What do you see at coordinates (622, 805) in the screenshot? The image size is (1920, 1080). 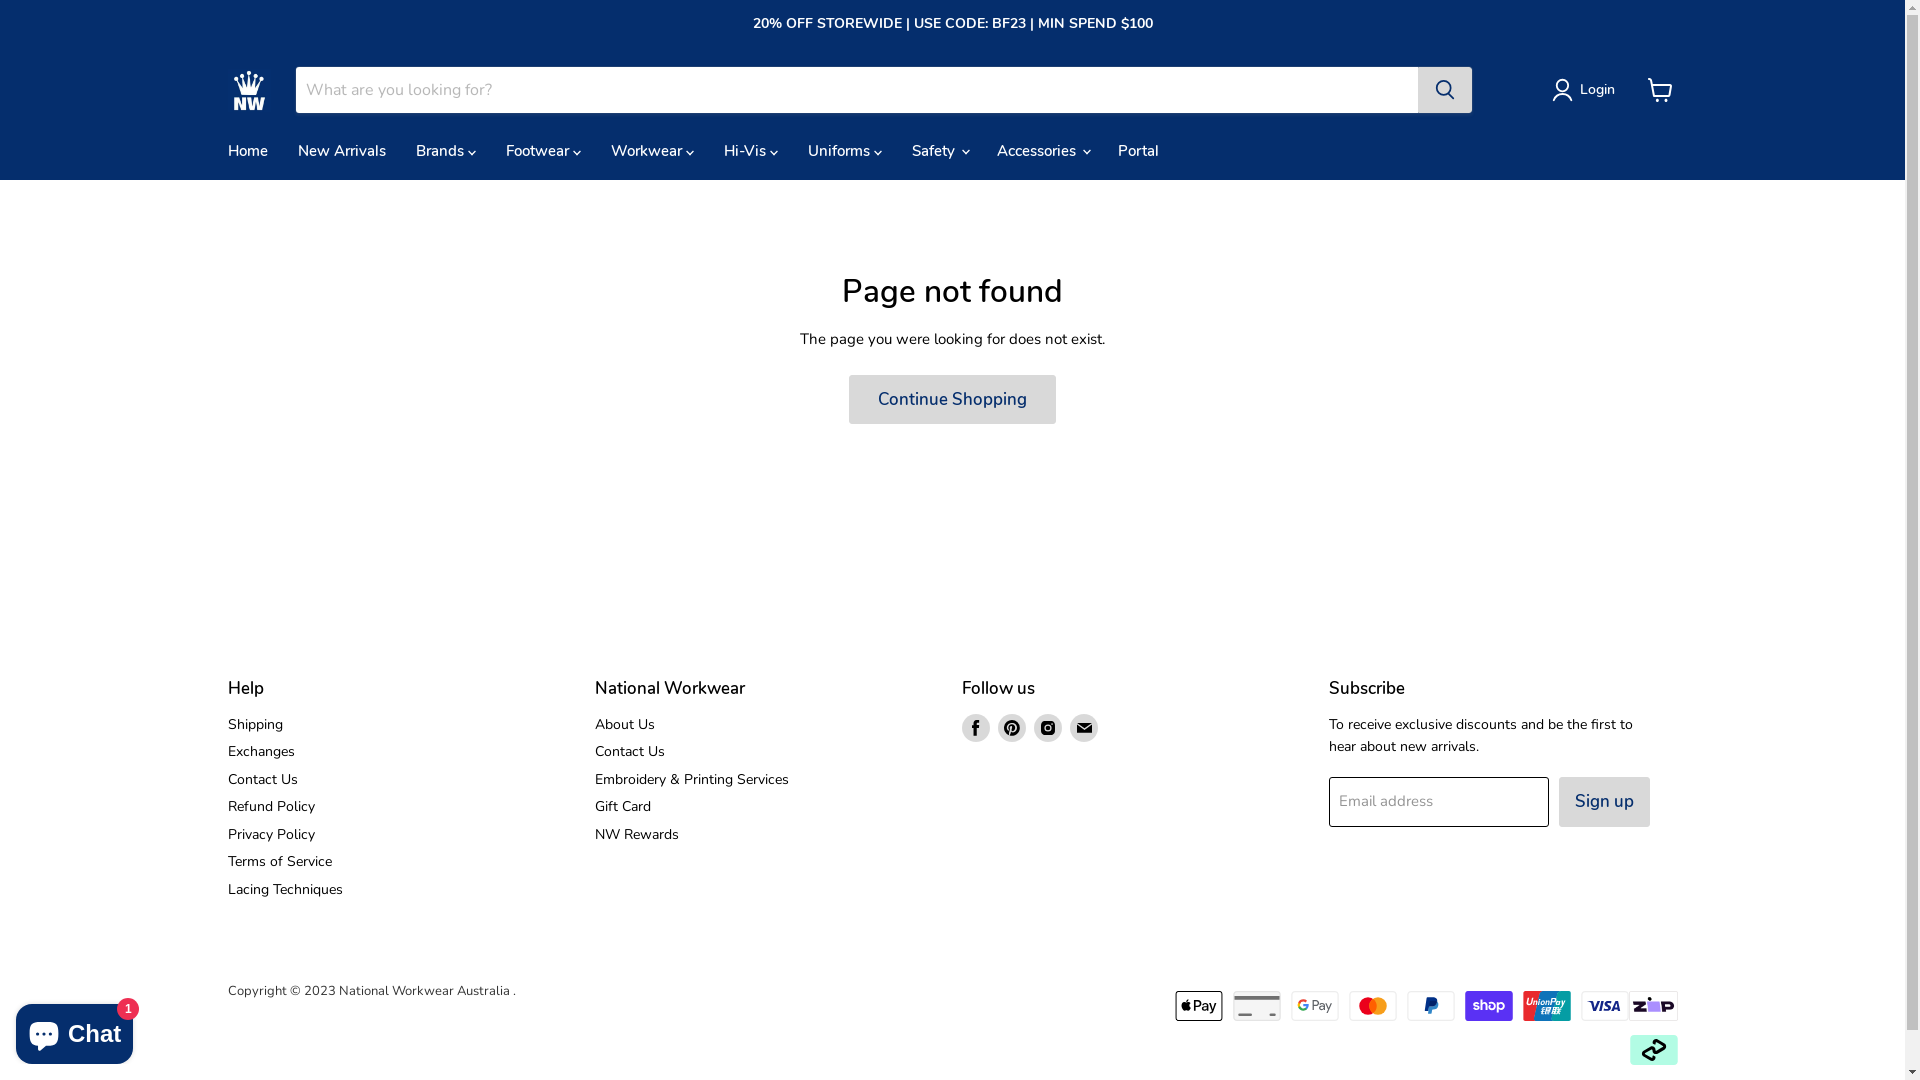 I see `'Gift Card'` at bounding box center [622, 805].